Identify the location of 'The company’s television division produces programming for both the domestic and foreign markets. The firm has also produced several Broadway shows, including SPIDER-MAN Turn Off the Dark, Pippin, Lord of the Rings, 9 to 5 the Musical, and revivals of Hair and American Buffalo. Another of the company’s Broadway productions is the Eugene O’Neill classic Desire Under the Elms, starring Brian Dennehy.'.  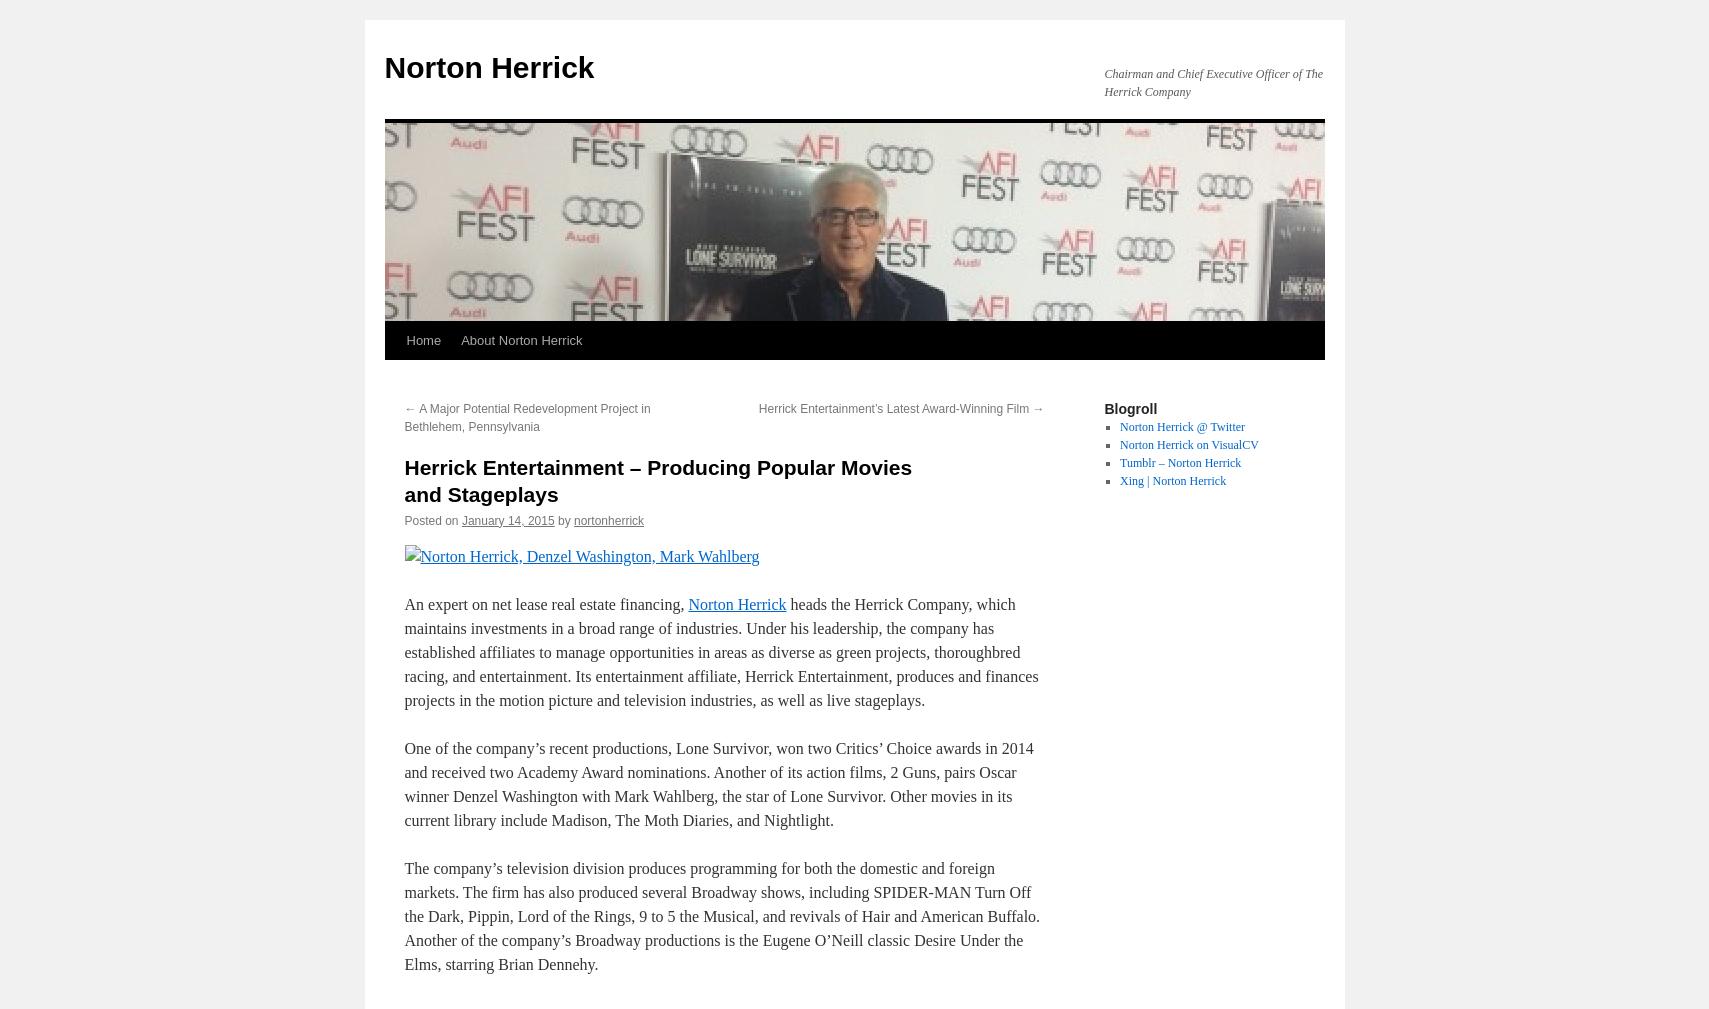
(721, 915).